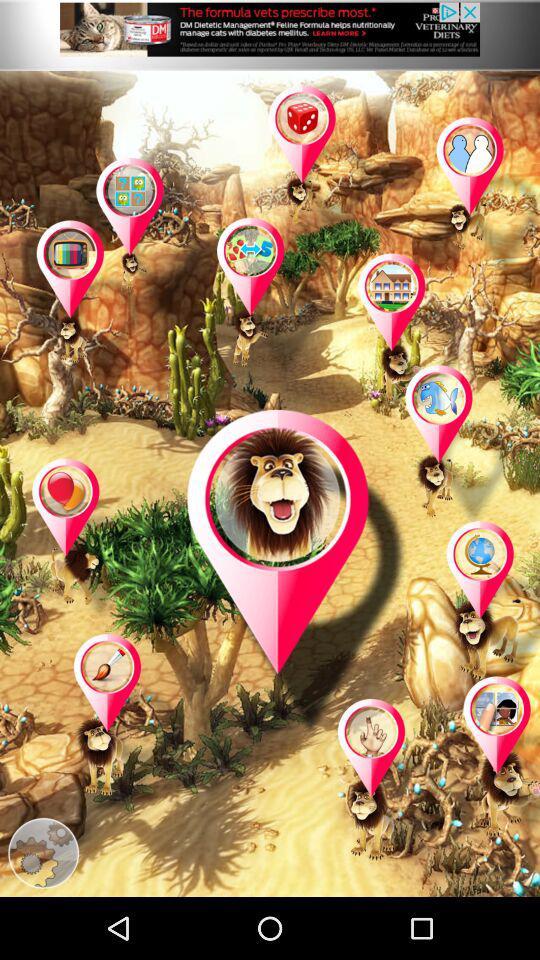  What do you see at coordinates (495, 757) in the screenshot?
I see `place button` at bounding box center [495, 757].